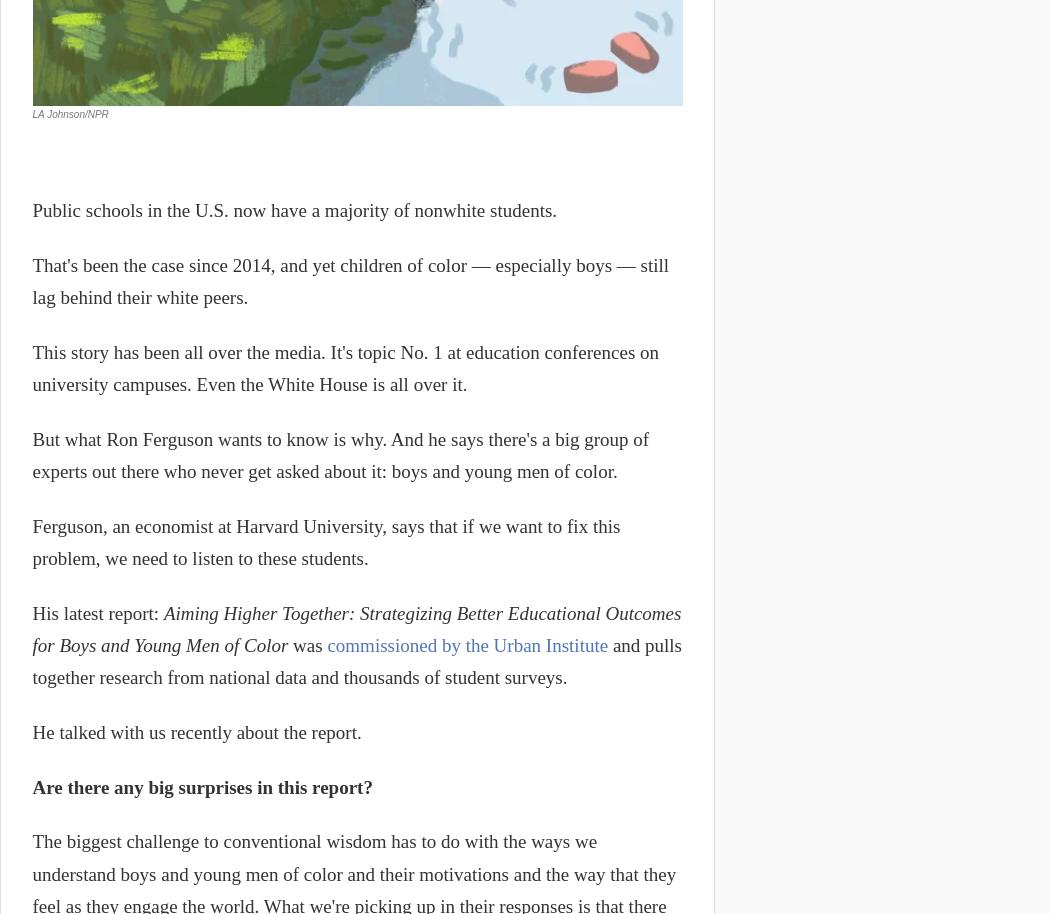  Describe the element at coordinates (32, 732) in the screenshot. I see `'He talked with us recently about the report.'` at that location.